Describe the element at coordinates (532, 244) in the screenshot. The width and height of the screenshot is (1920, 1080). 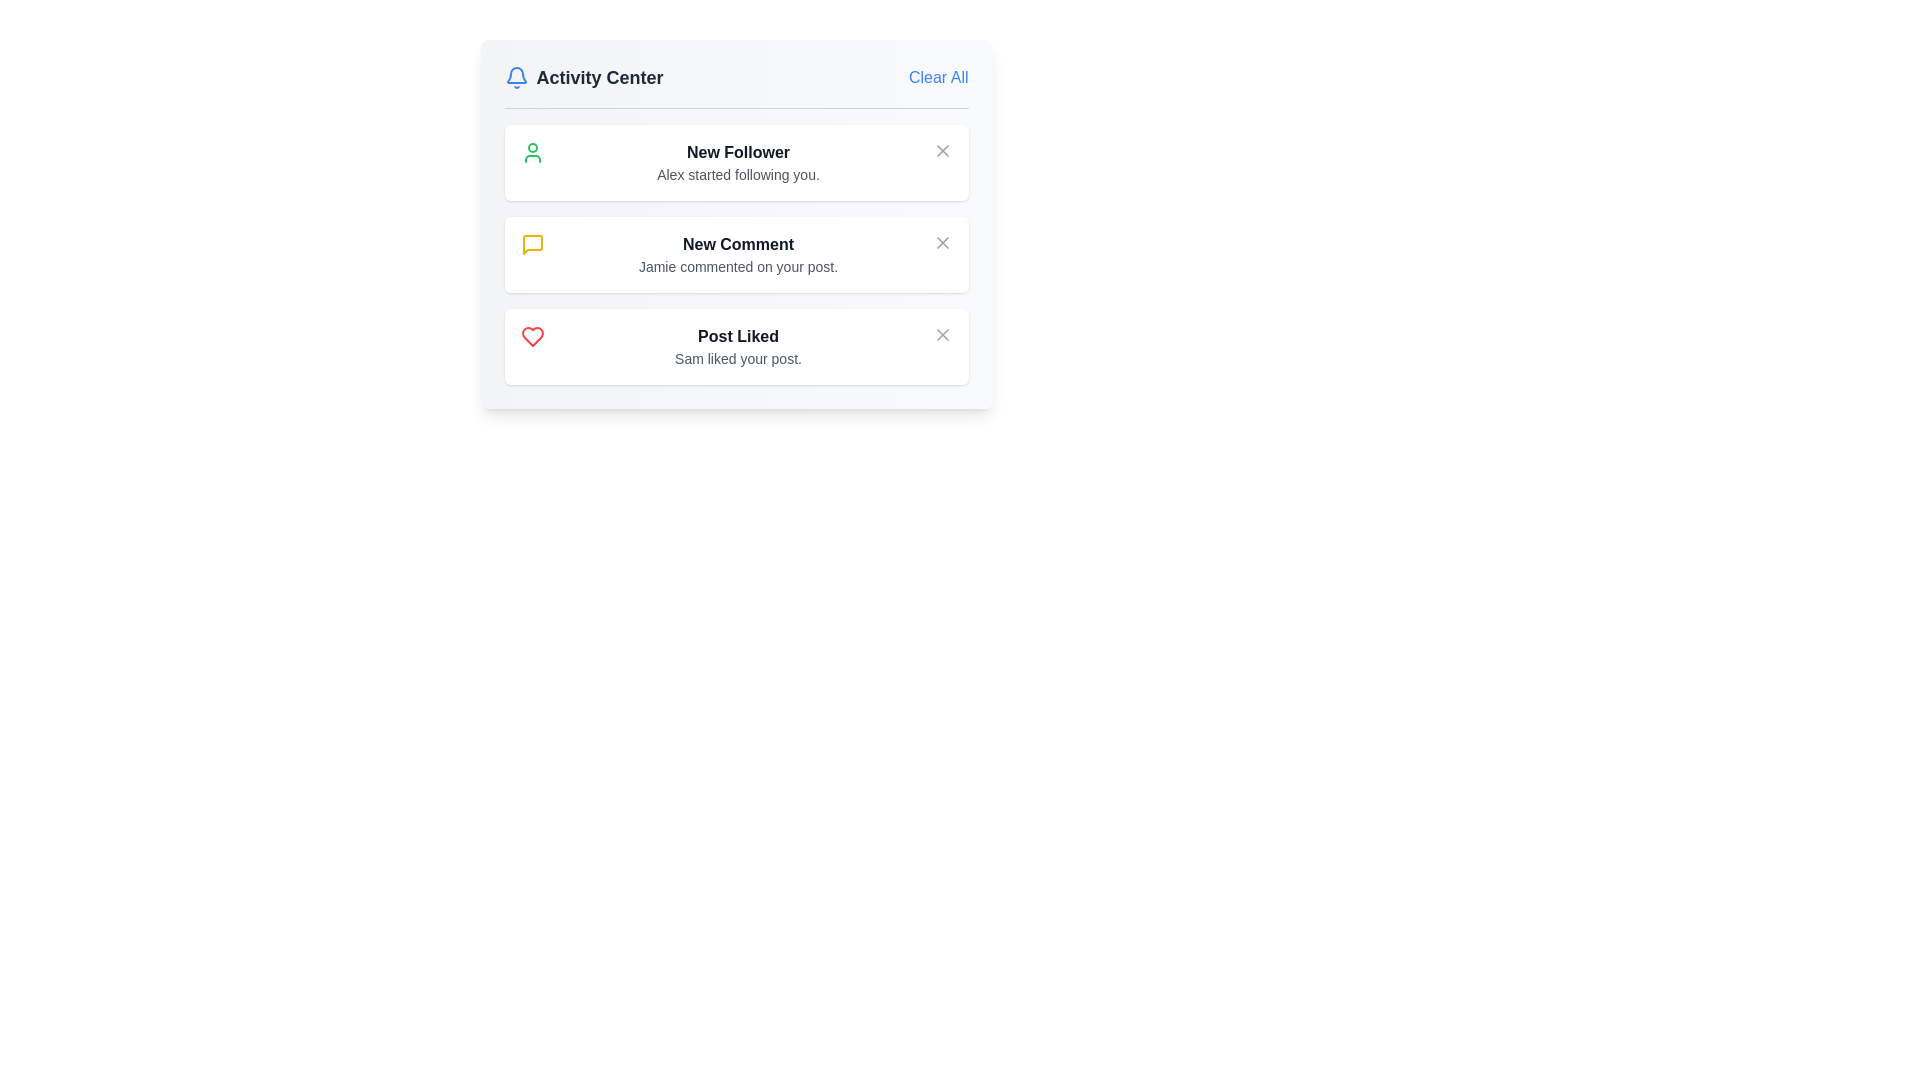
I see `the yellow chat bubble icon representing a comment, located in the second notification item titled 'New Comment' with the subtitle 'Jamie commented on your post.'` at that location.